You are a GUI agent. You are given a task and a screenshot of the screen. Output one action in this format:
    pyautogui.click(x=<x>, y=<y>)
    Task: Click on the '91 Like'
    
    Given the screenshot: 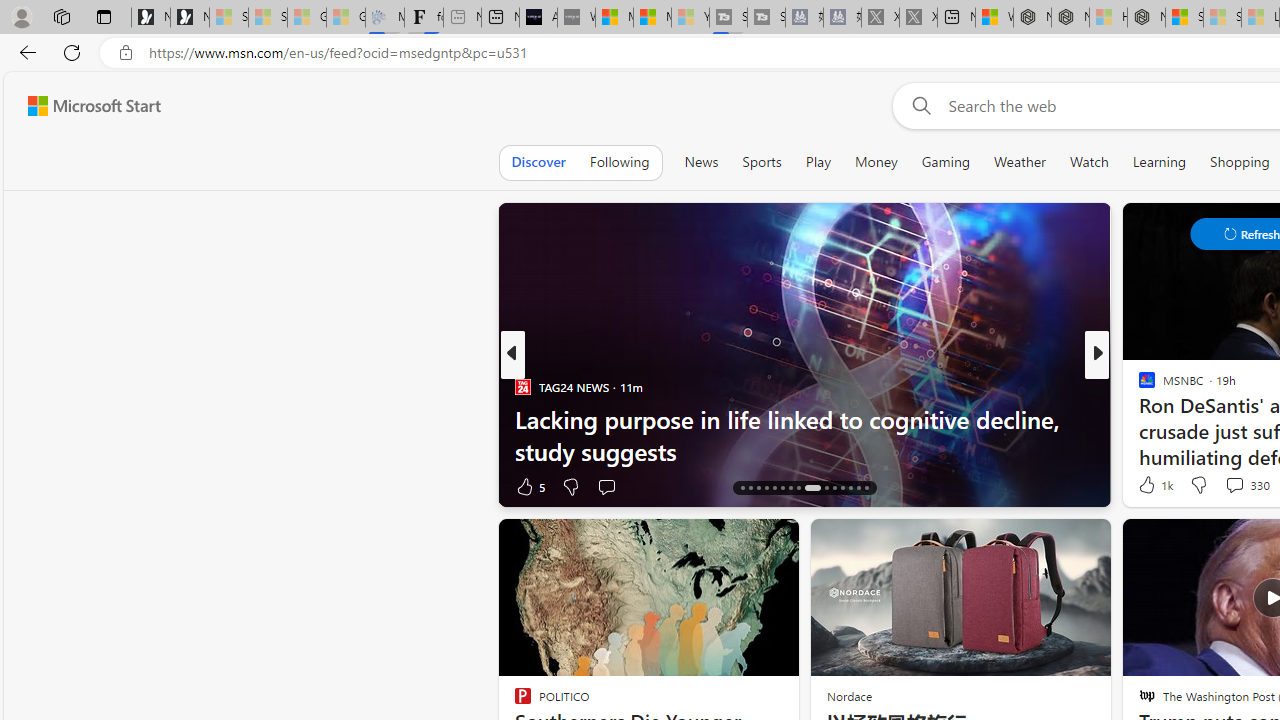 What is the action you would take?
    pyautogui.click(x=1149, y=486)
    